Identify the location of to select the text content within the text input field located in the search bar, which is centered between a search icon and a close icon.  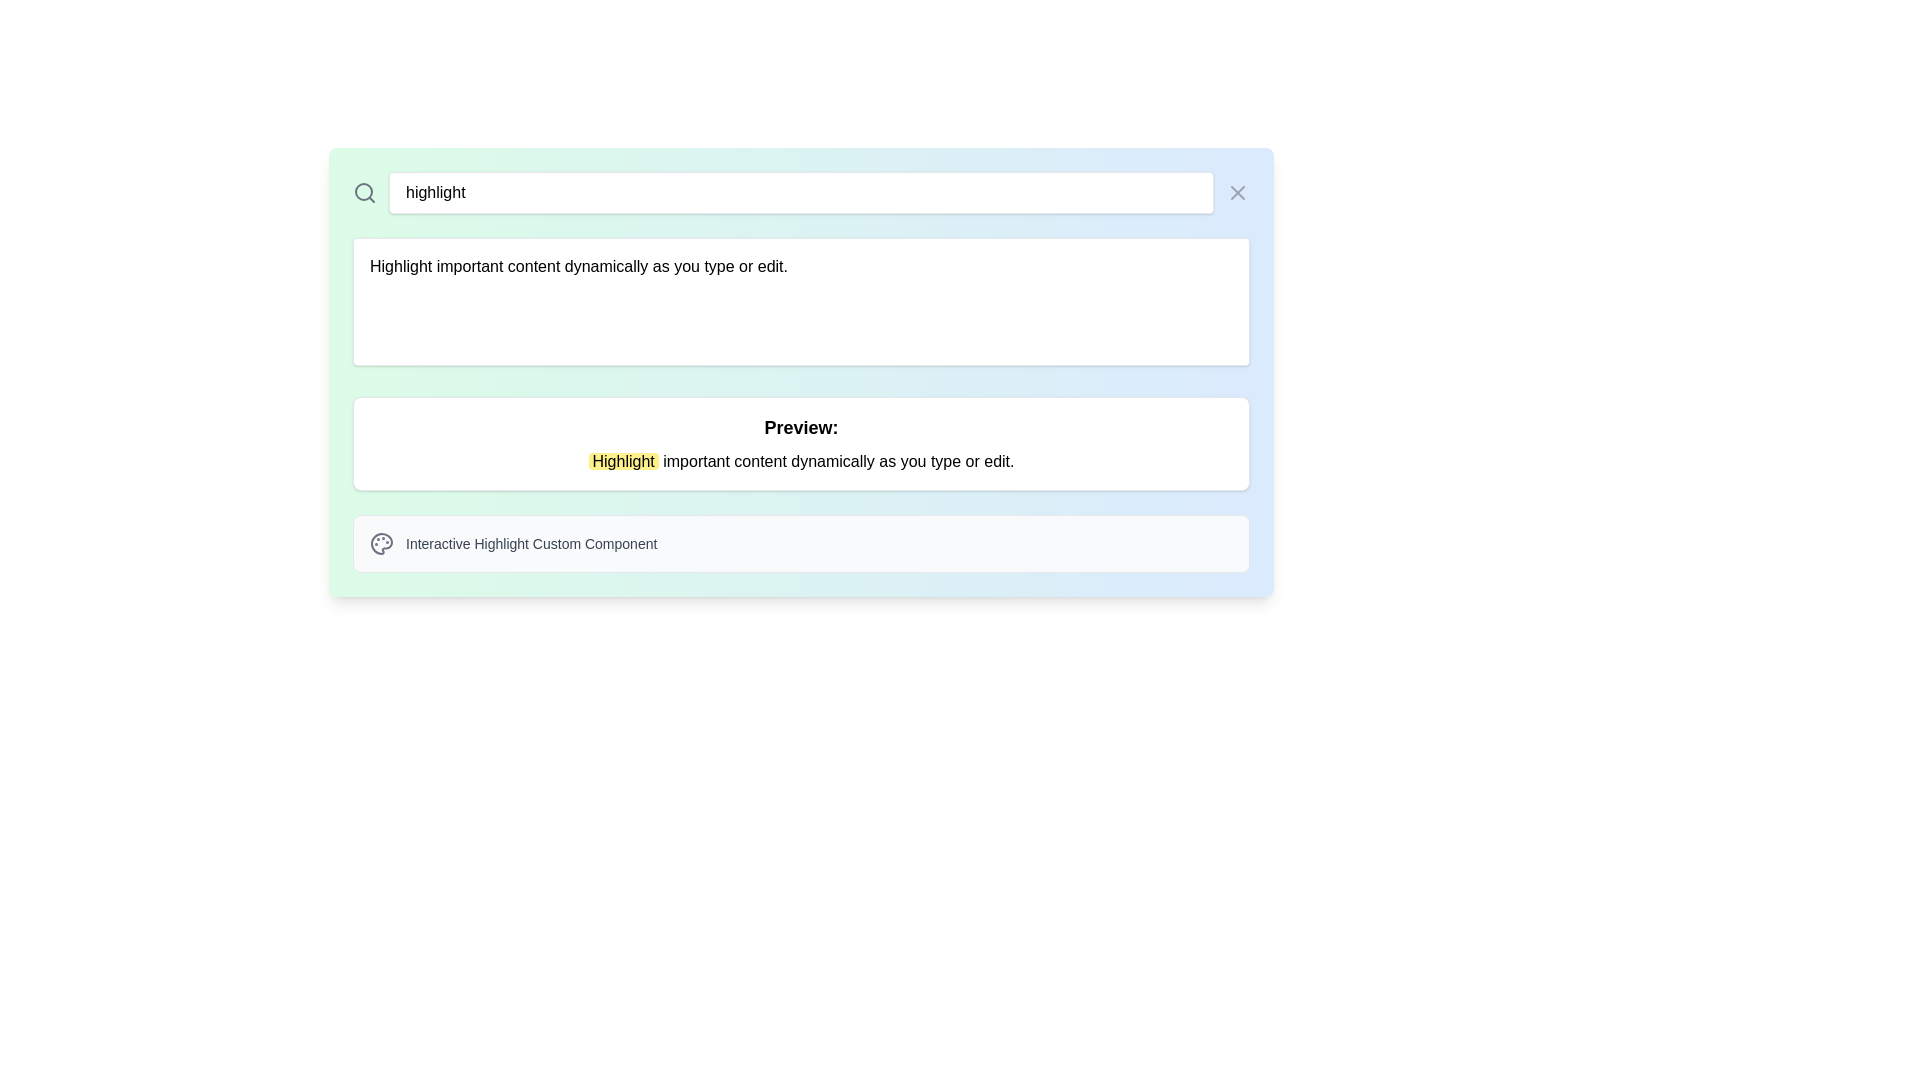
(801, 192).